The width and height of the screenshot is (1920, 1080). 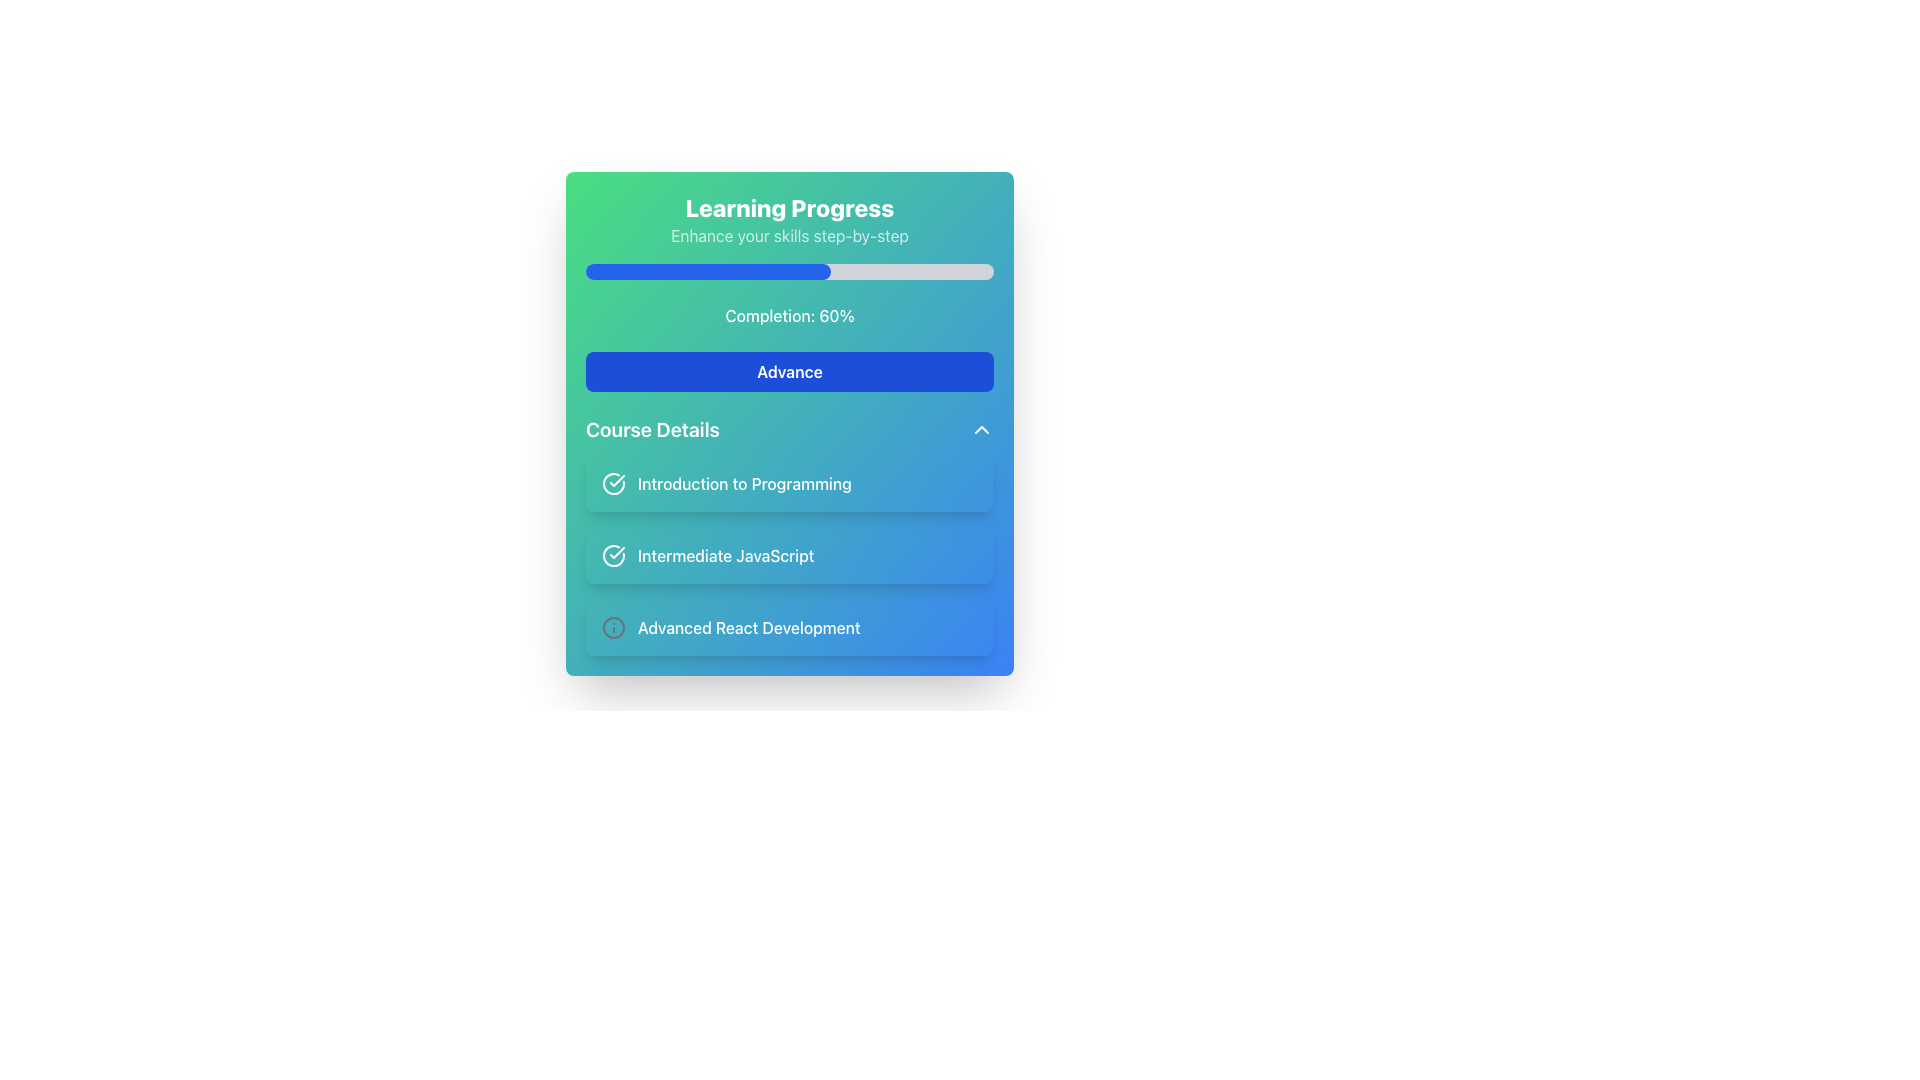 I want to click on the white circular icon with a checkmark inside, located in the 'Course Details' section to the left of 'Introduction to Programming', so click(x=613, y=483).